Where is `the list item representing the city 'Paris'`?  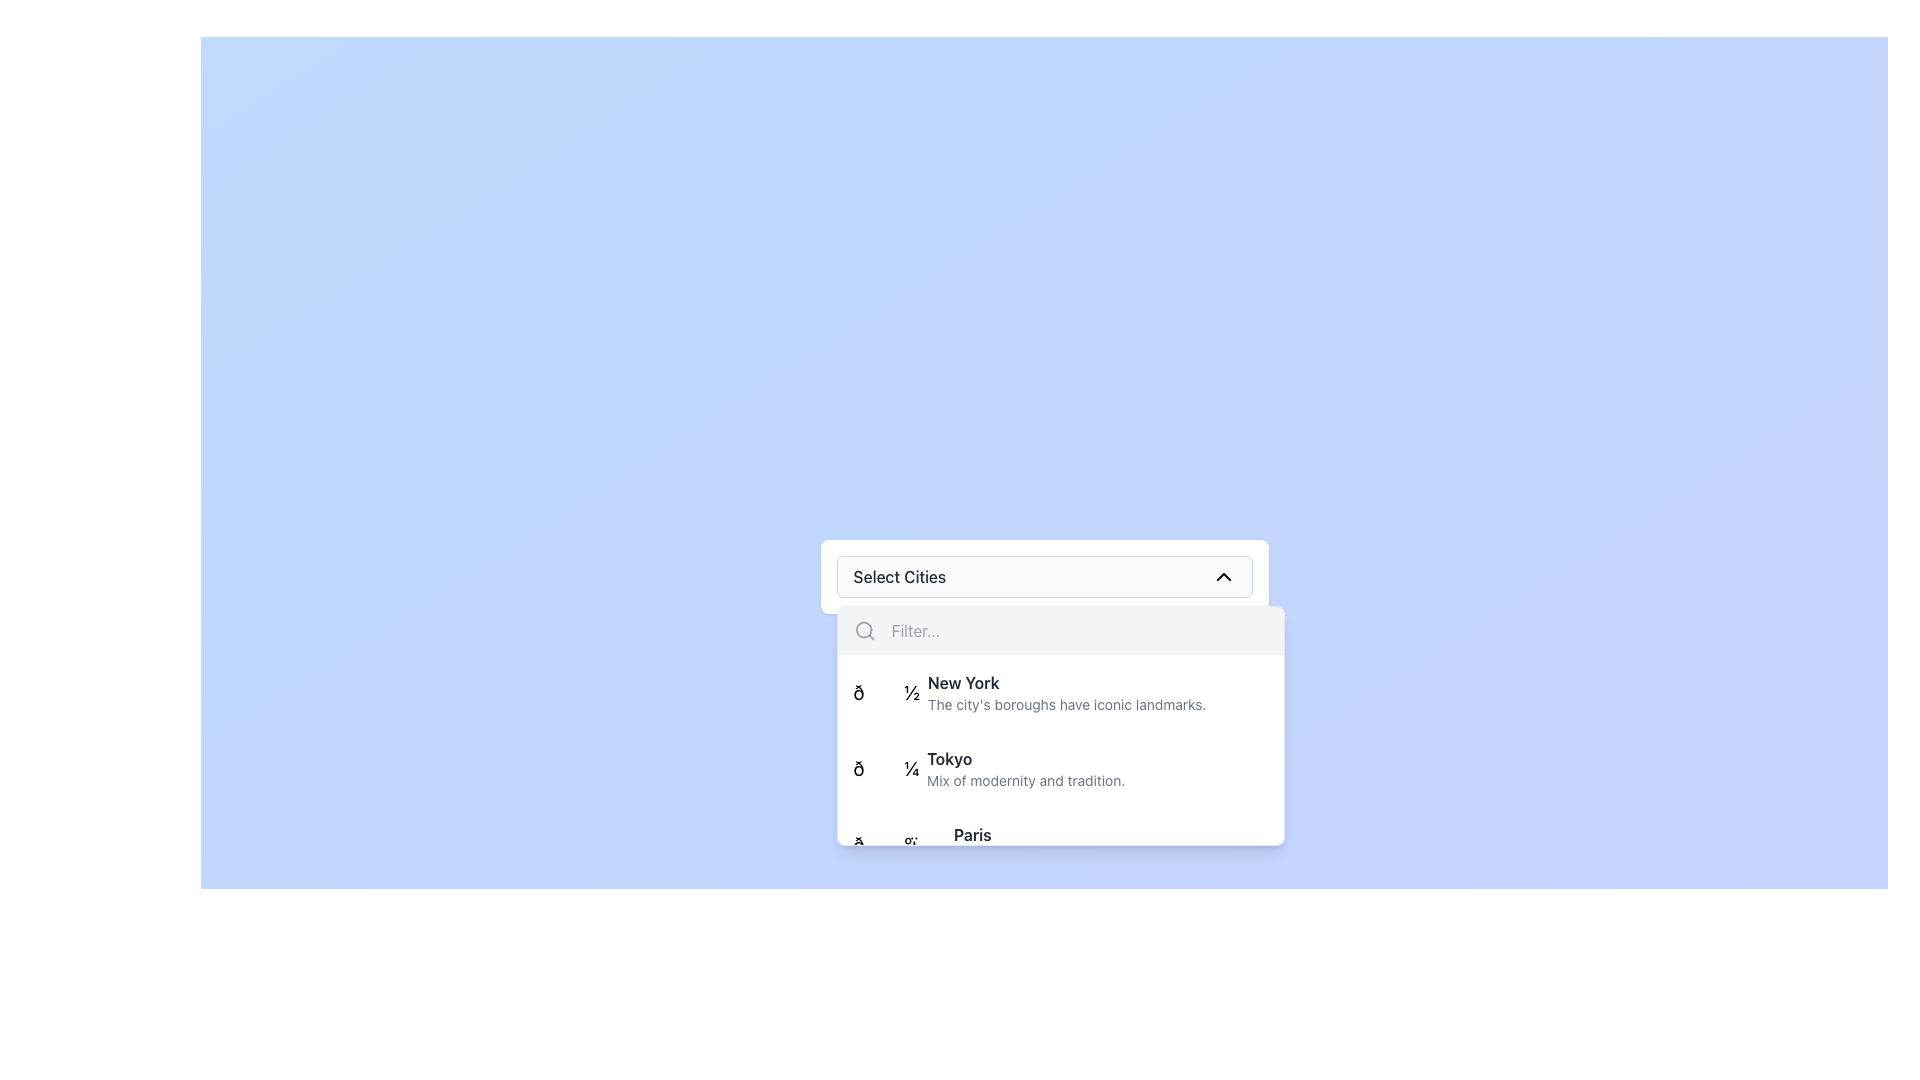
the list item representing the city 'Paris' is located at coordinates (979, 844).